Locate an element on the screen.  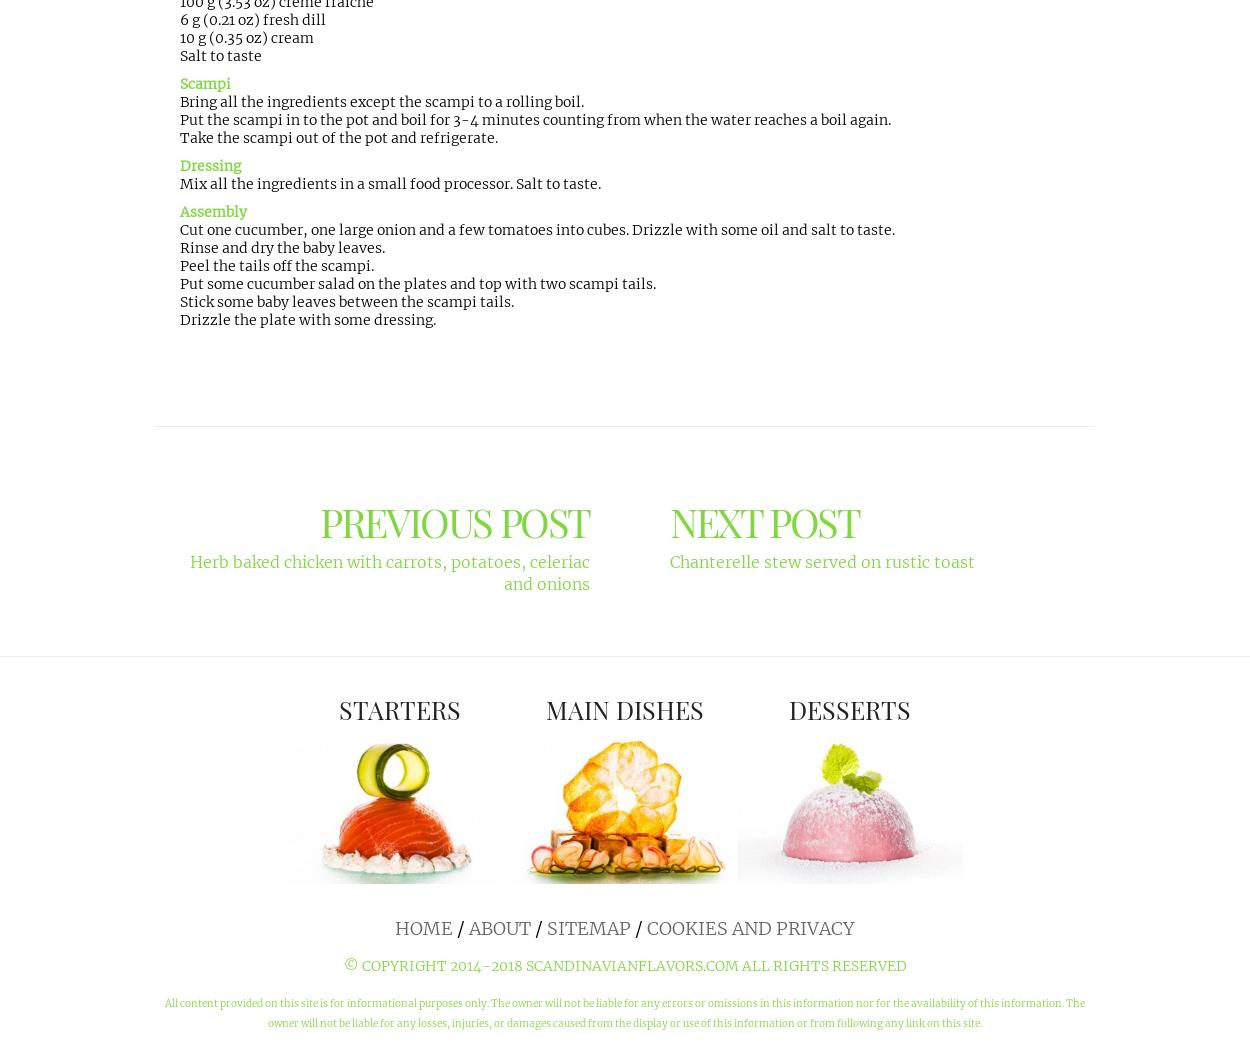
'Cookies and Privacy' is located at coordinates (751, 927).